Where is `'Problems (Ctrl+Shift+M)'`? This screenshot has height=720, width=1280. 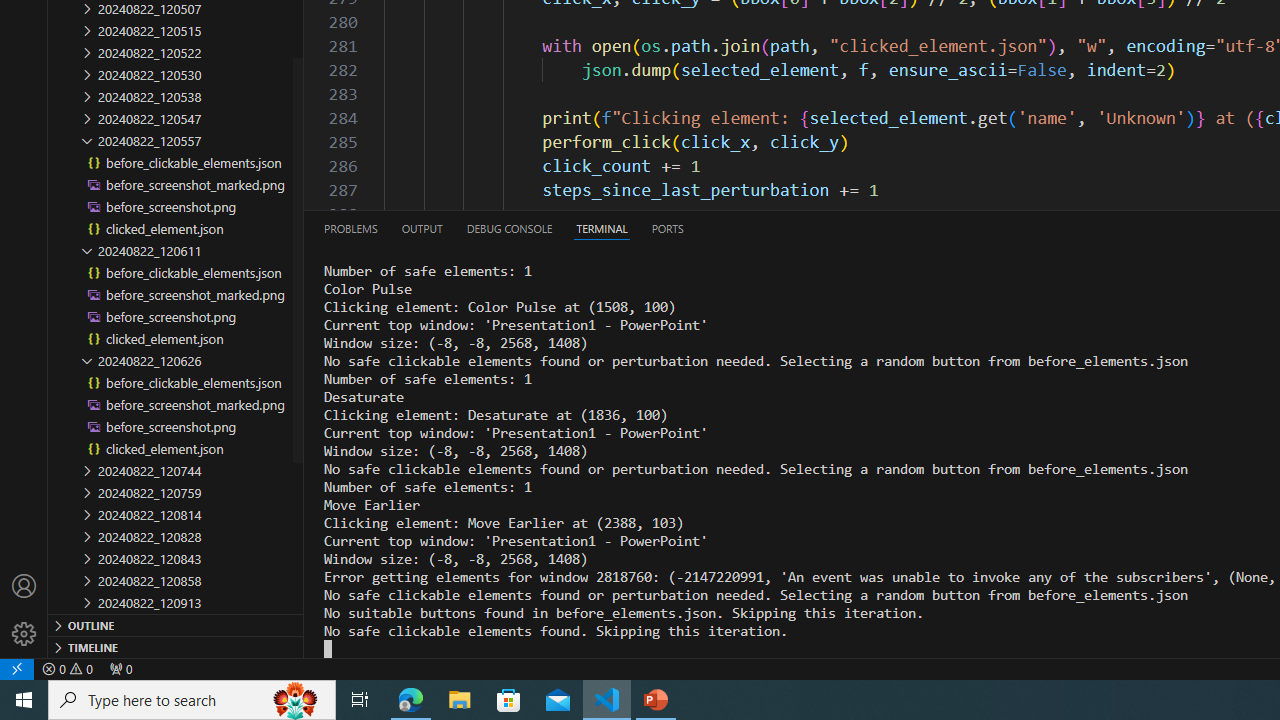
'Problems (Ctrl+Shift+M)' is located at coordinates (351, 227).